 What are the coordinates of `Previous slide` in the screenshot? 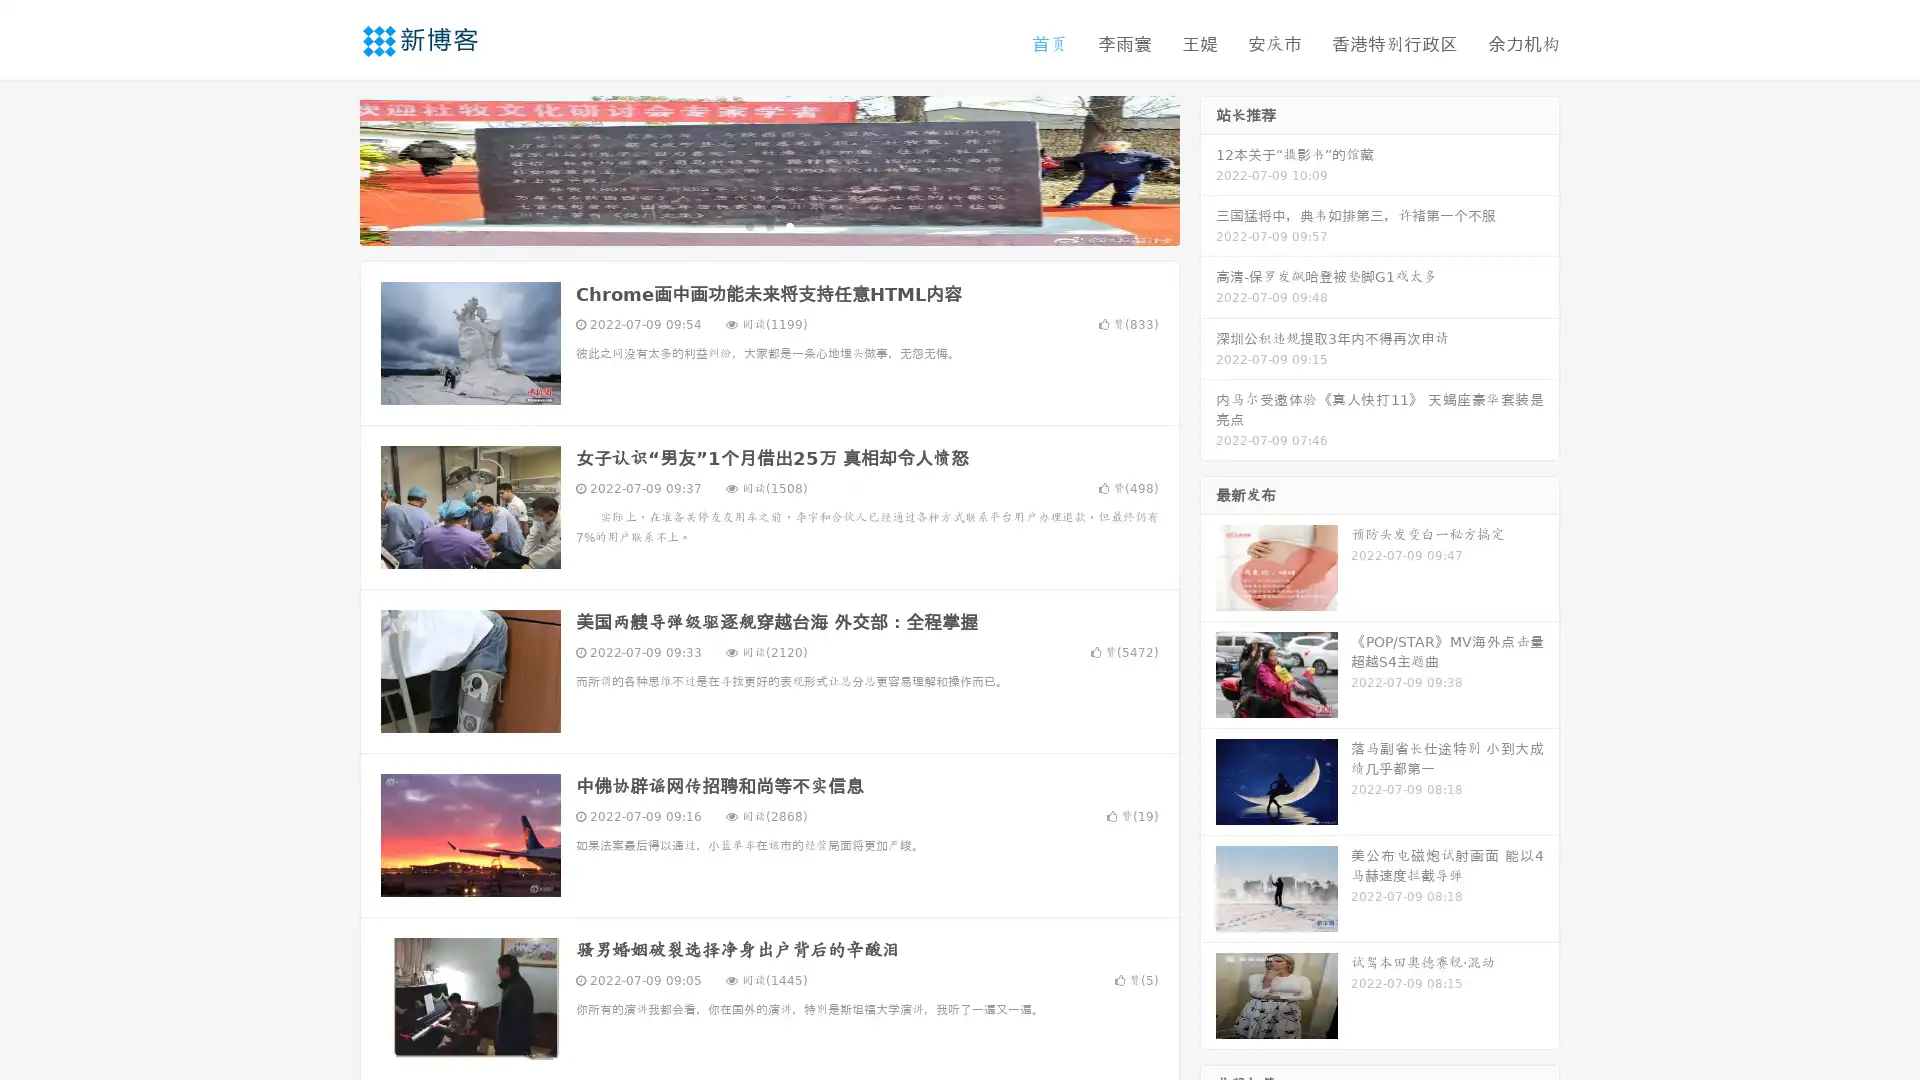 It's located at (330, 168).